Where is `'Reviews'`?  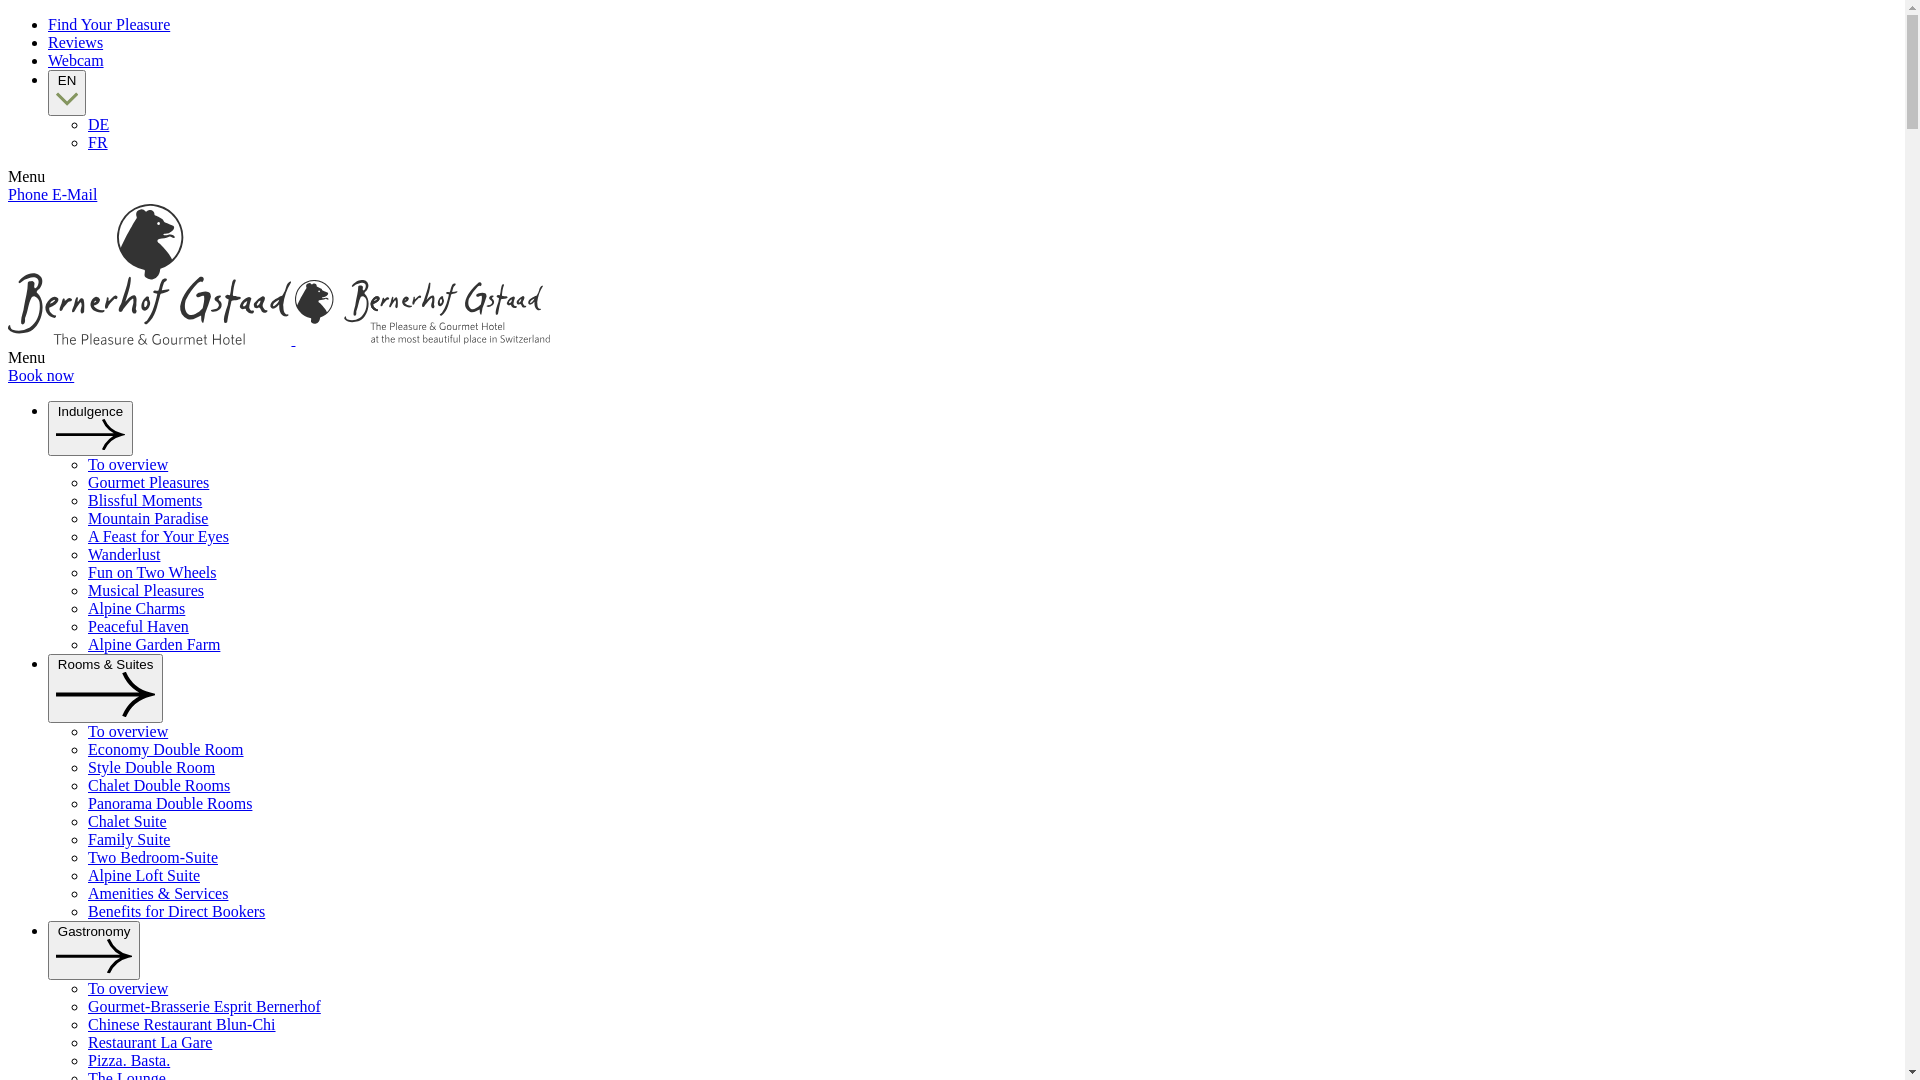
'Reviews' is located at coordinates (75, 42).